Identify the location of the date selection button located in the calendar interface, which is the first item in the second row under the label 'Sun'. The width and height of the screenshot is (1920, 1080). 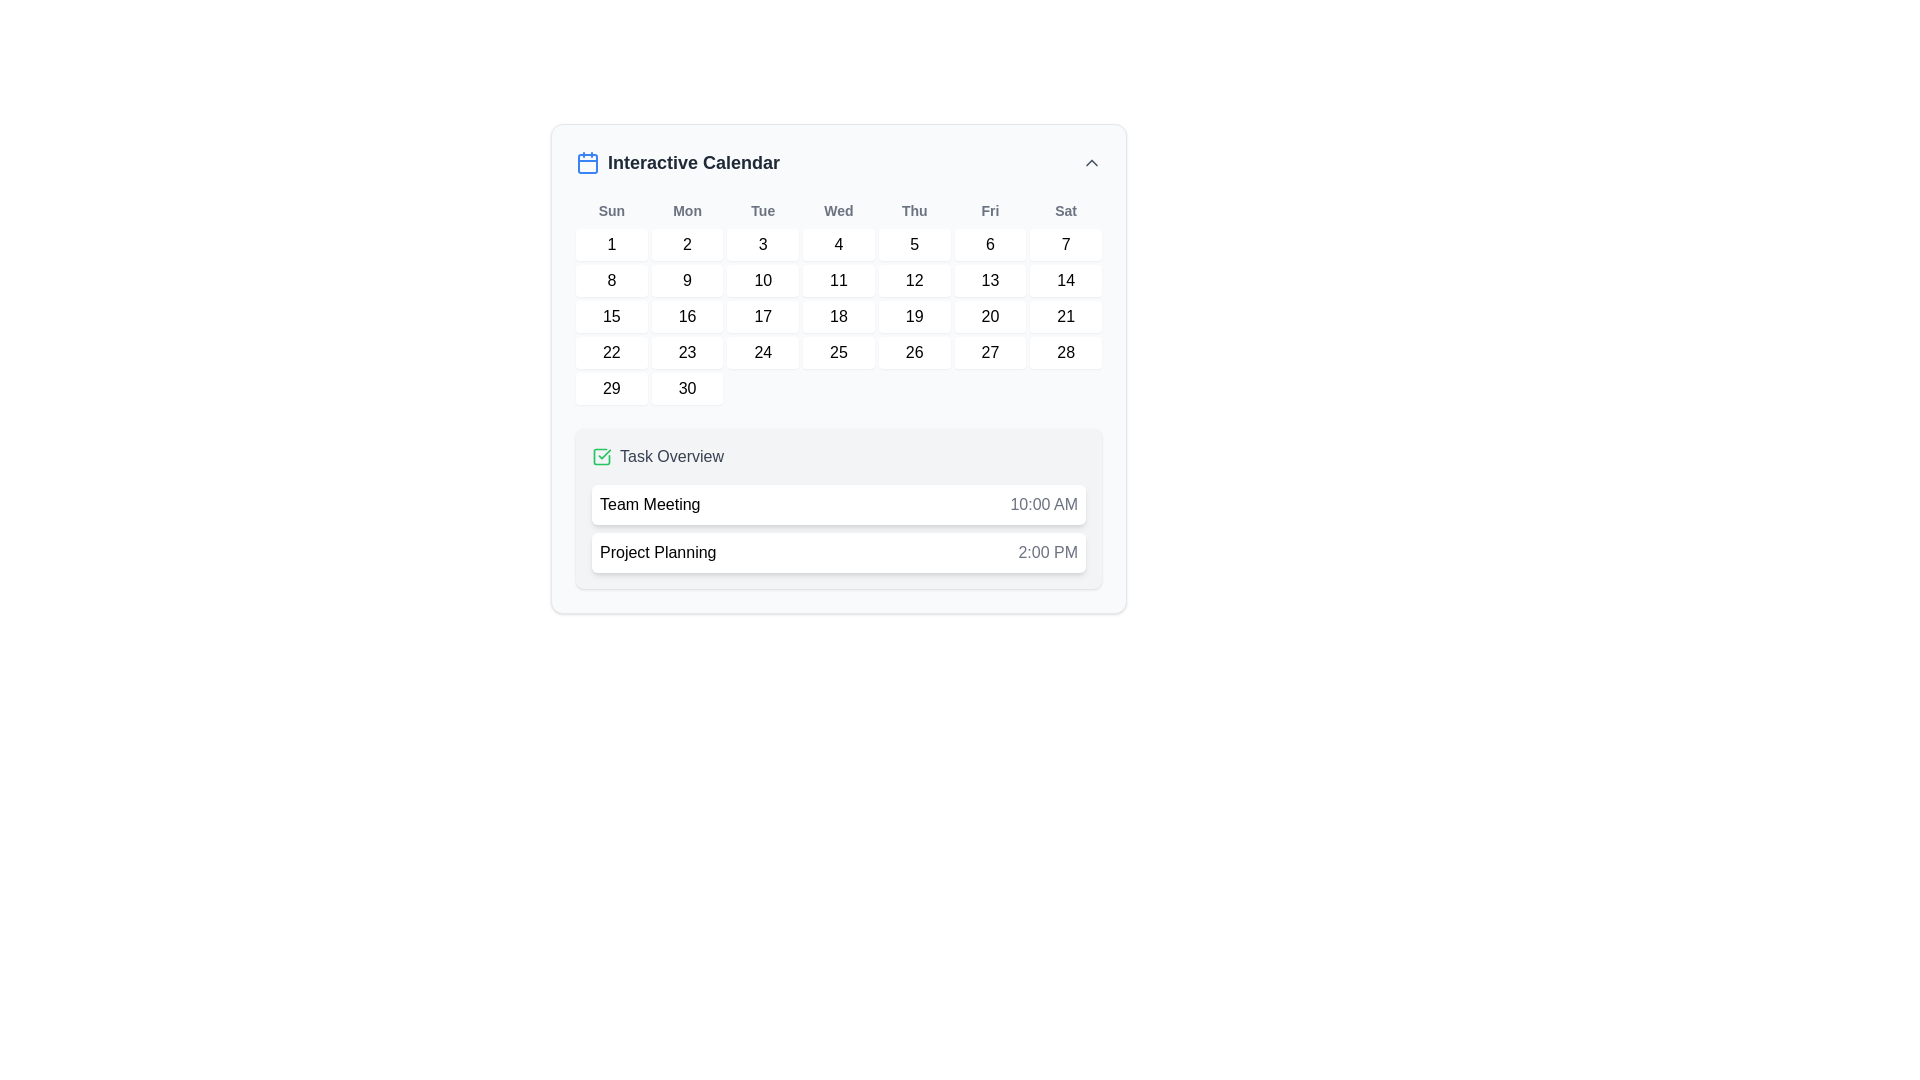
(610, 281).